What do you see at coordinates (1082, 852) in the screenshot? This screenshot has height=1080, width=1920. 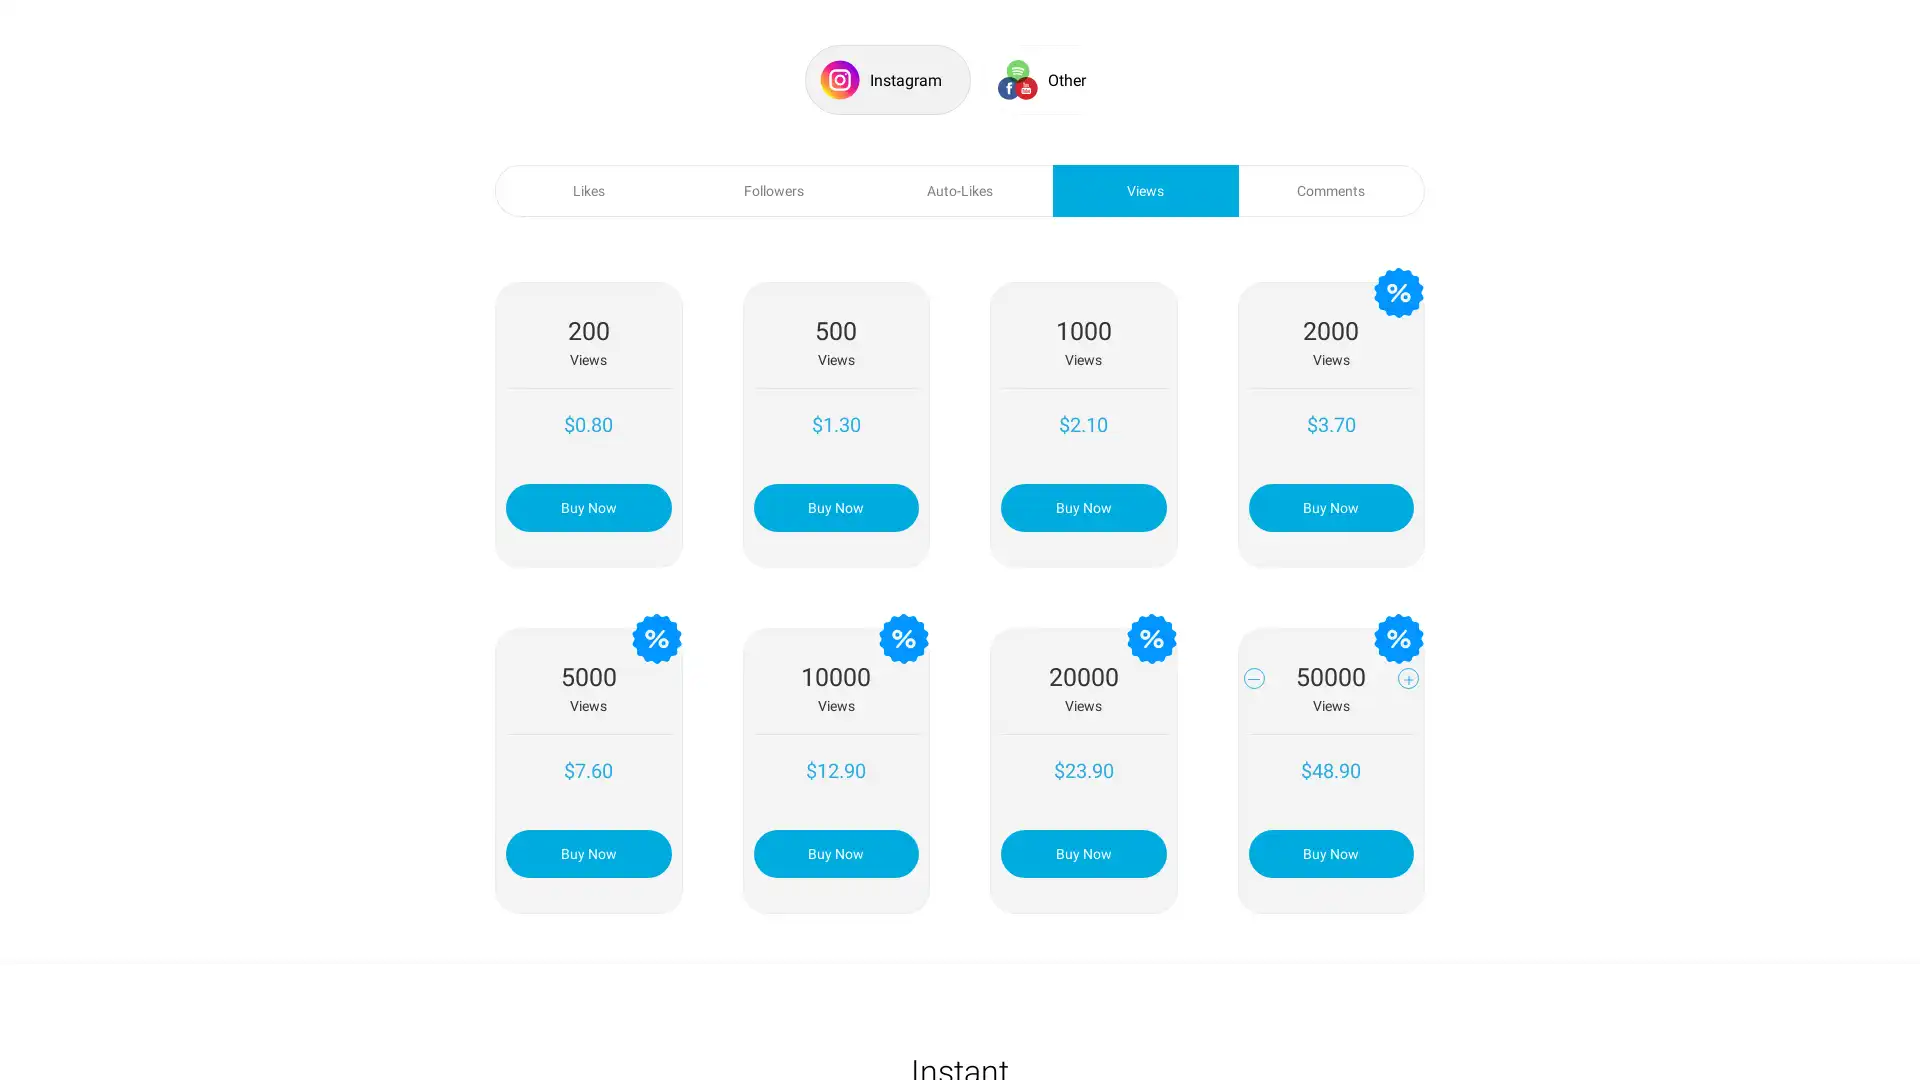 I see `Buy Now` at bounding box center [1082, 852].